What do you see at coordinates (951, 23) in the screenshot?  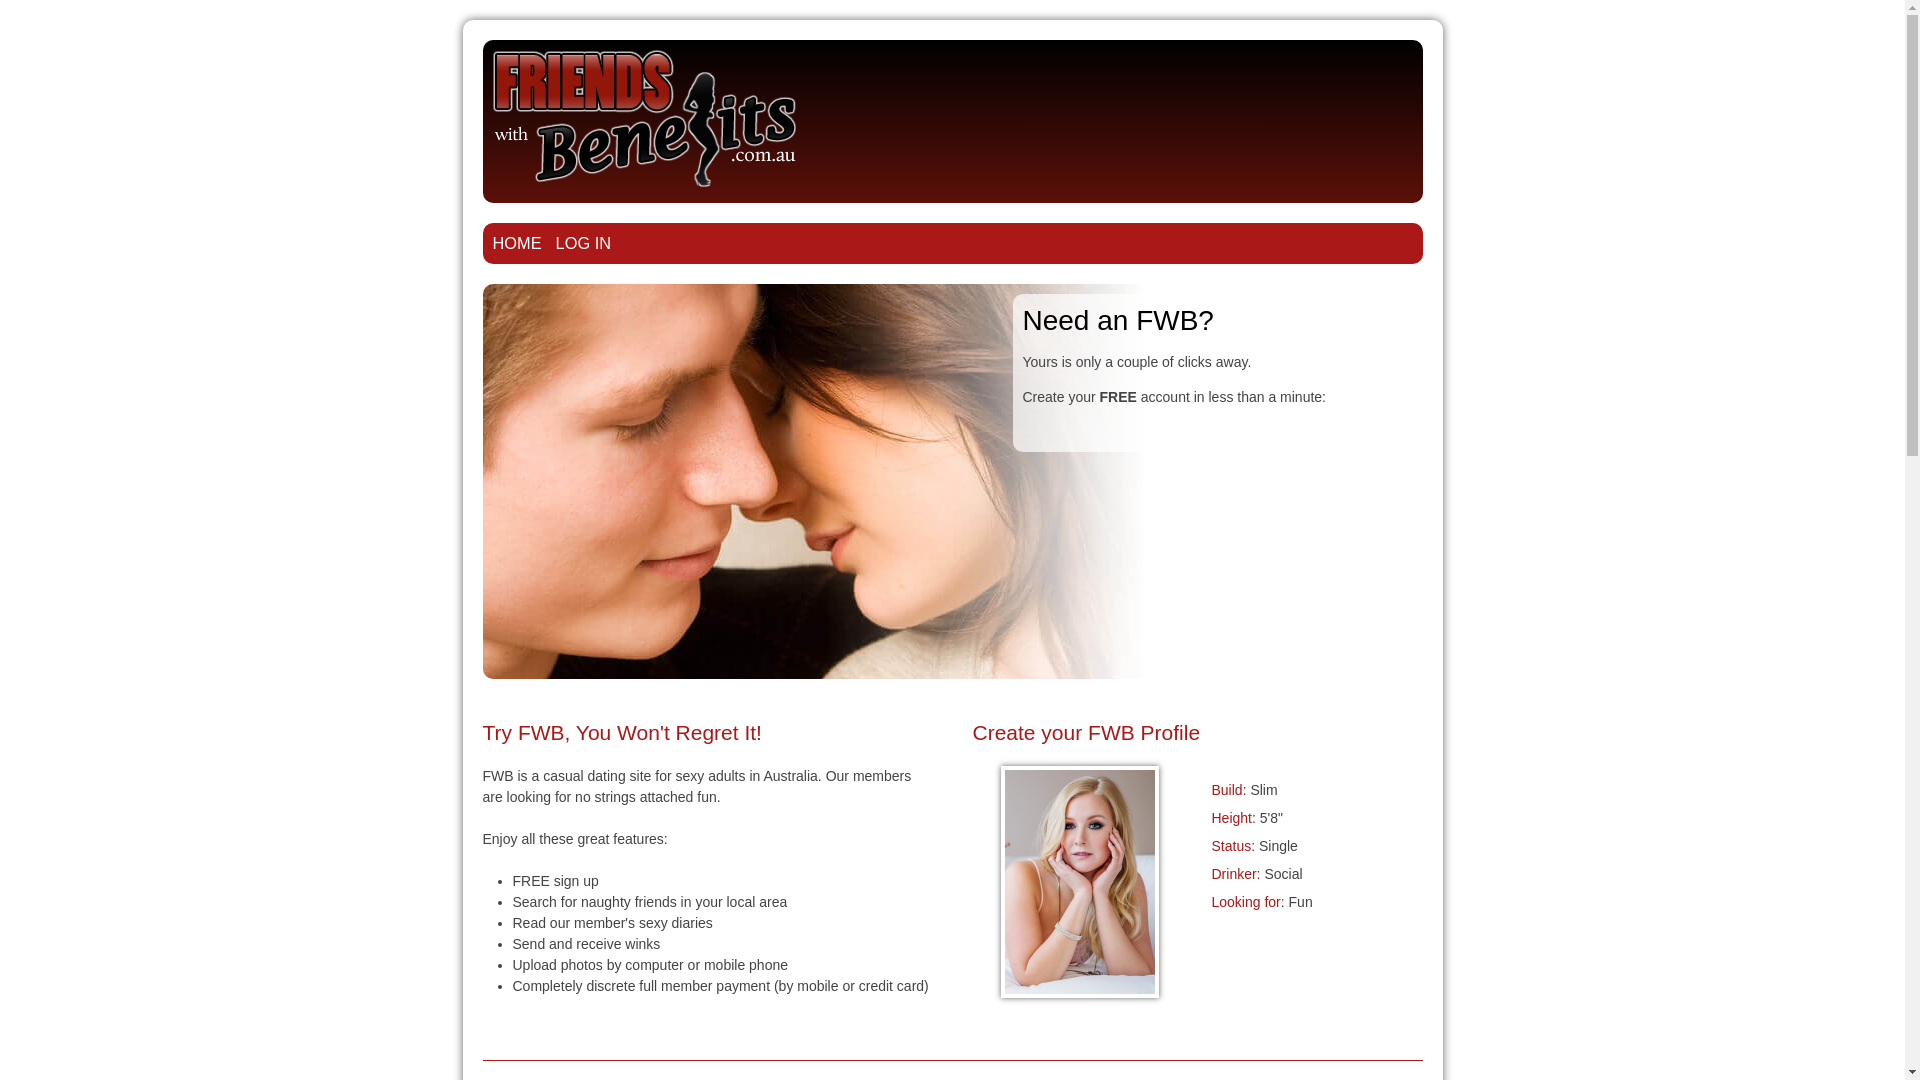 I see `'Jump to navigation'` at bounding box center [951, 23].